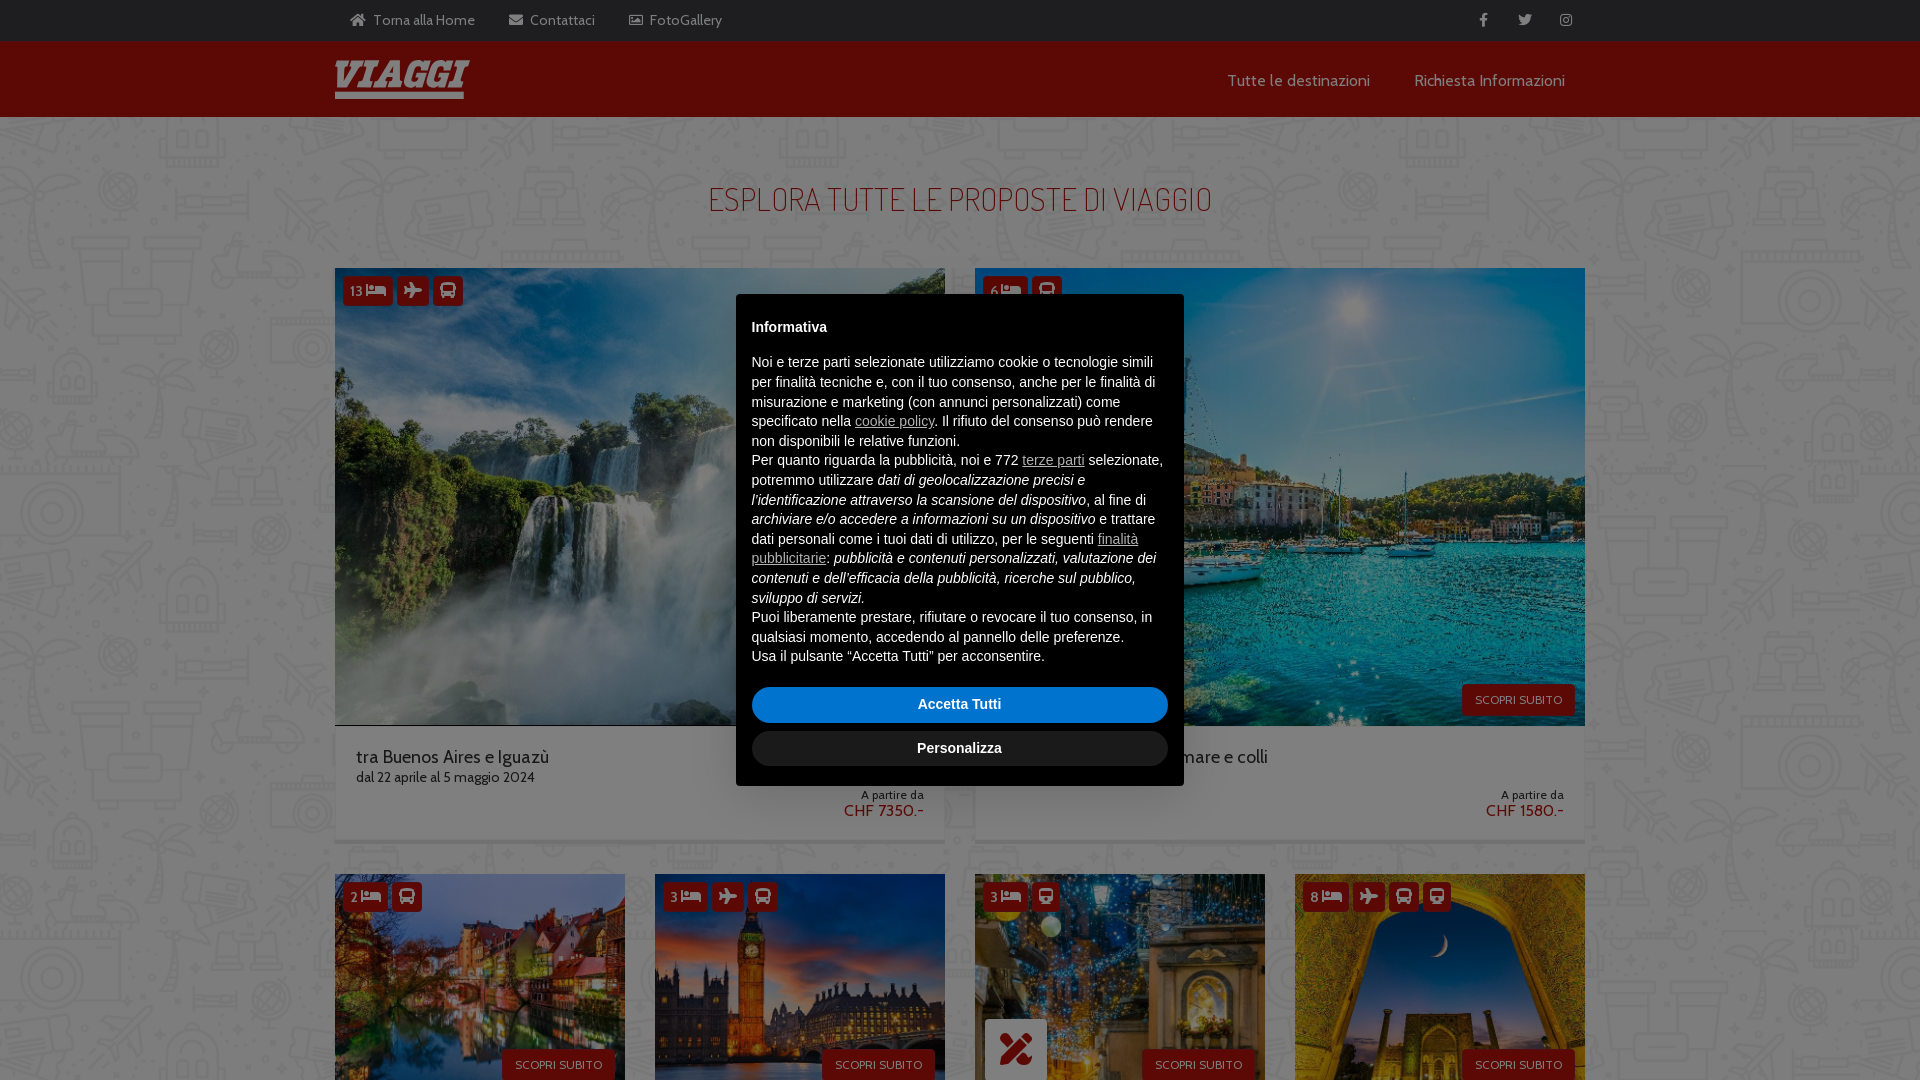 The height and width of the screenshot is (1080, 1920). Describe the element at coordinates (1413, 78) in the screenshot. I see `'Richiesta Informazioni'` at that location.